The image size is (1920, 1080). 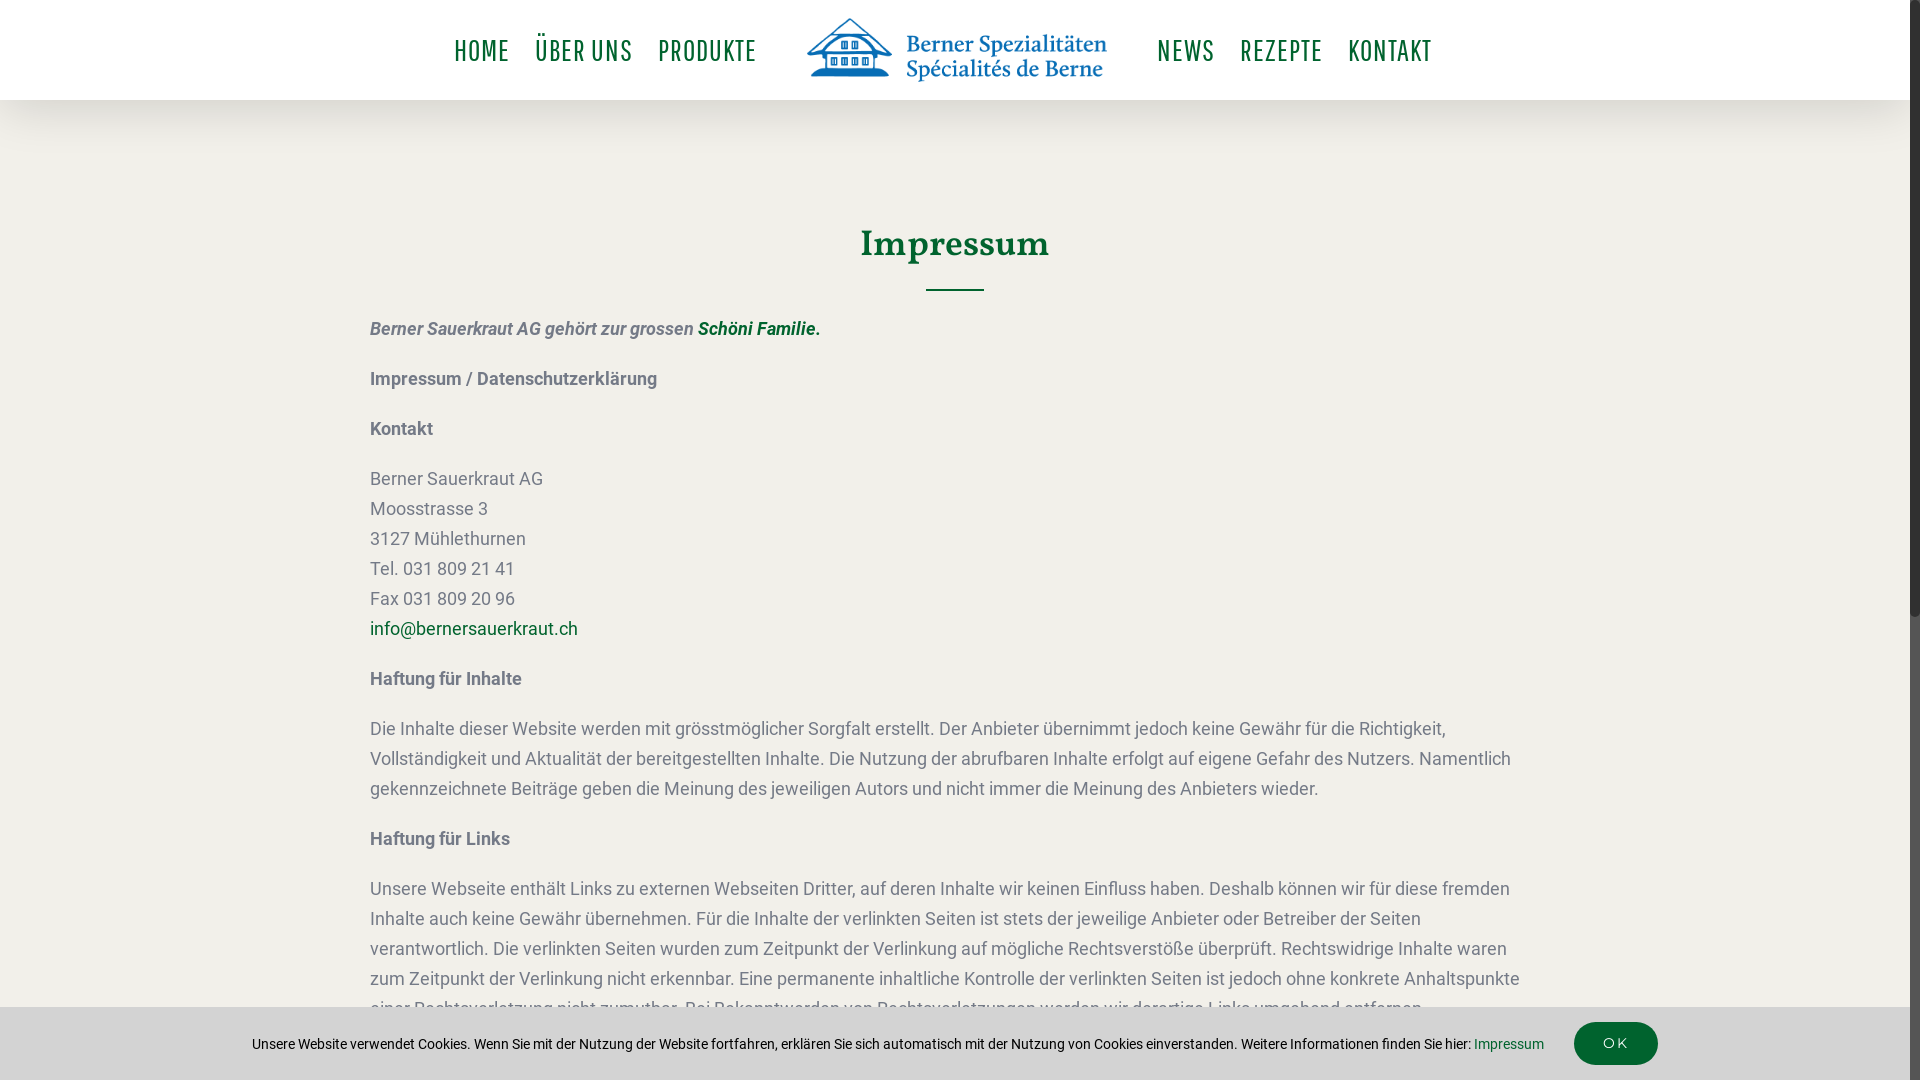 What do you see at coordinates (1185, 49) in the screenshot?
I see `'NEWS'` at bounding box center [1185, 49].